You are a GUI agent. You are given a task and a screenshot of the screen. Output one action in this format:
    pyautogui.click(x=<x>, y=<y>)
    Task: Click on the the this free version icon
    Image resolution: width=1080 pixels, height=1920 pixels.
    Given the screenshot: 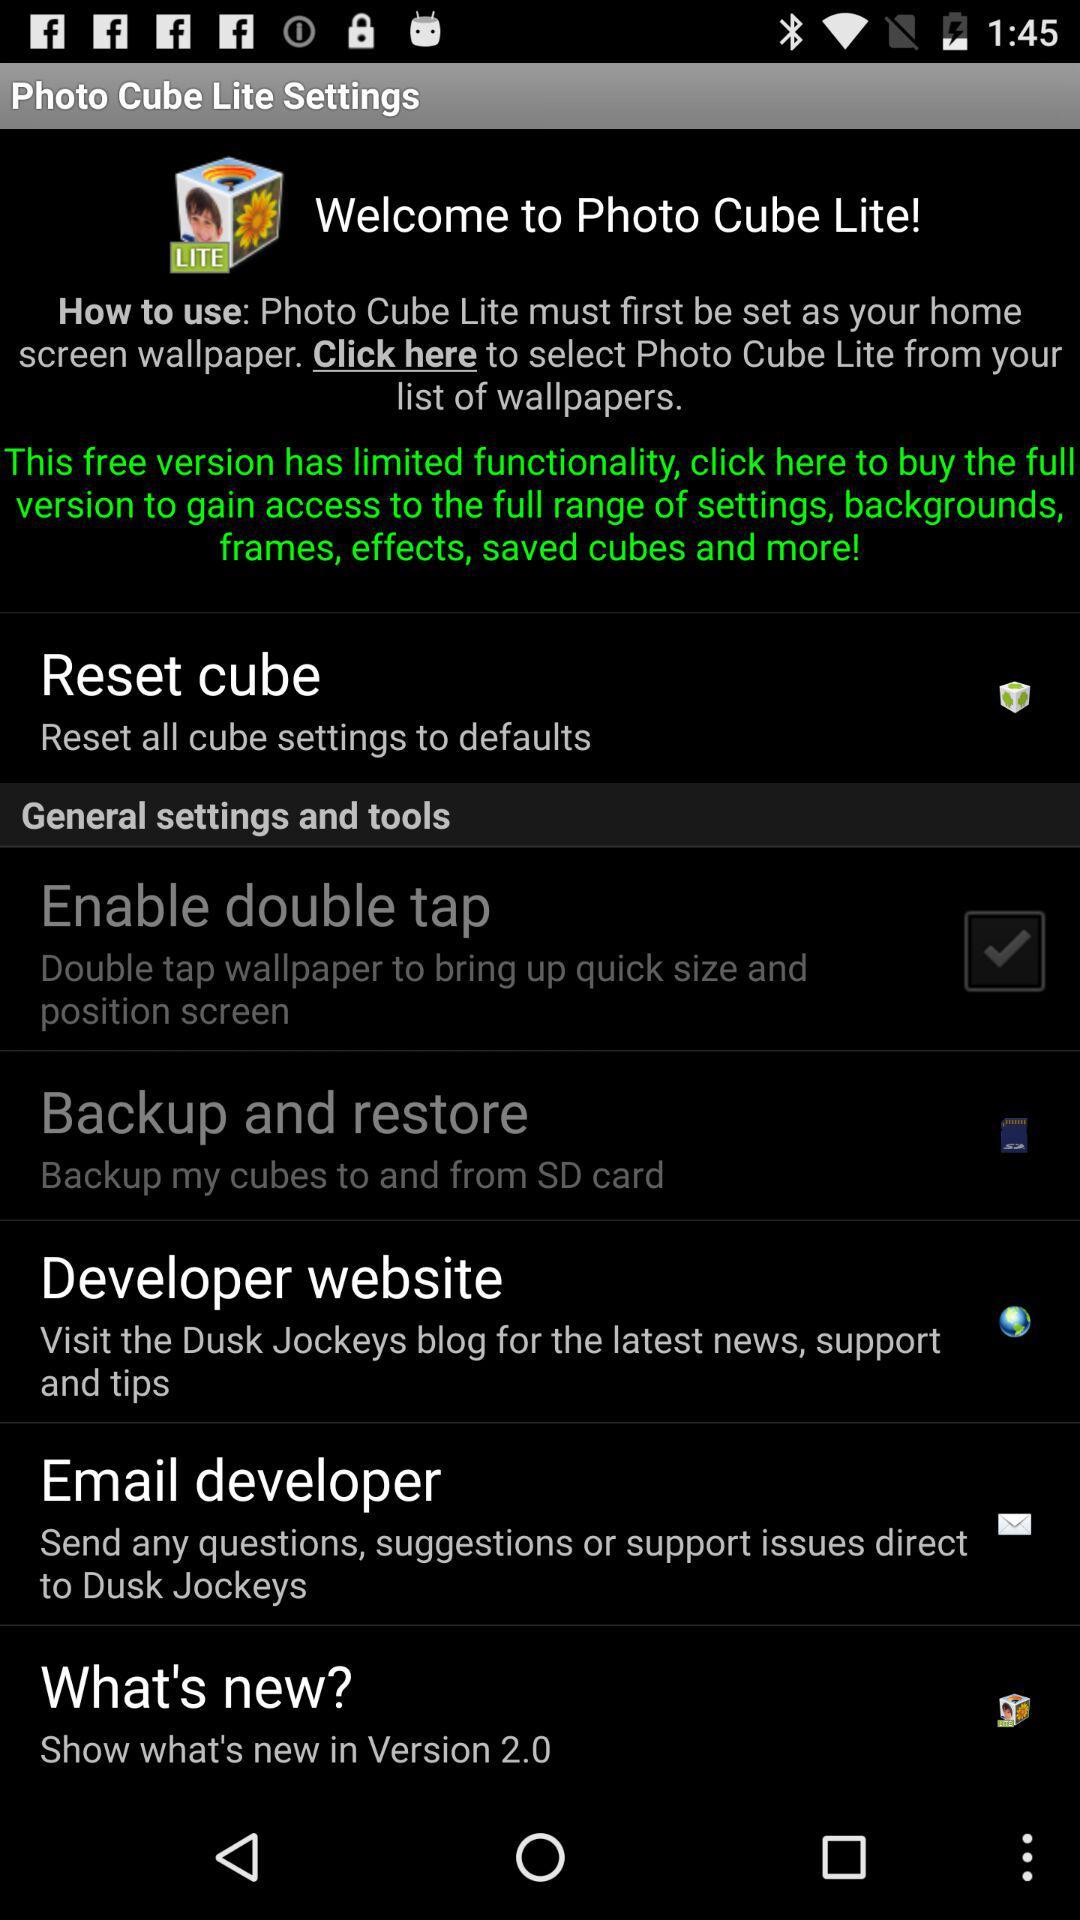 What is the action you would take?
    pyautogui.click(x=540, y=511)
    